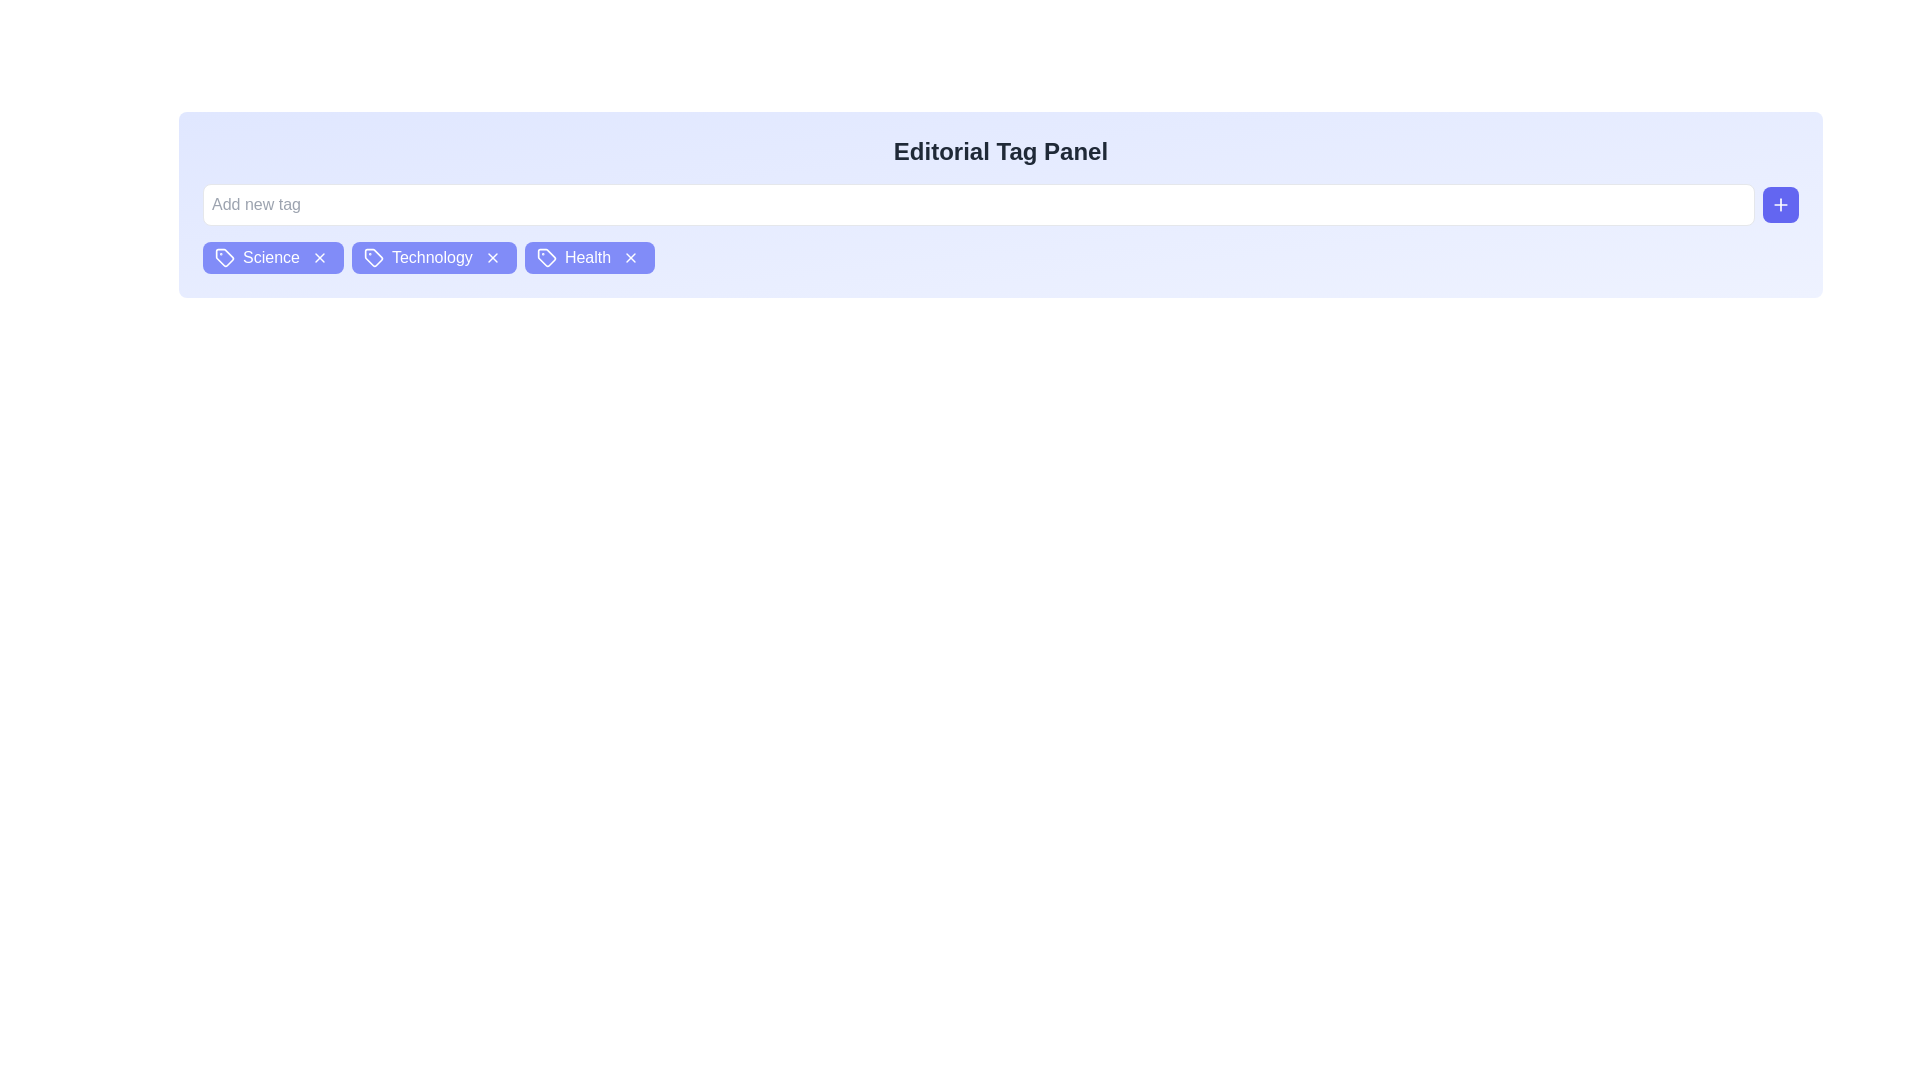 This screenshot has width=1920, height=1080. Describe the element at coordinates (630, 257) in the screenshot. I see `the circular button with an 'X' icon located at the end of the 'Health' tag in the tag list to observe its hover effects` at that location.